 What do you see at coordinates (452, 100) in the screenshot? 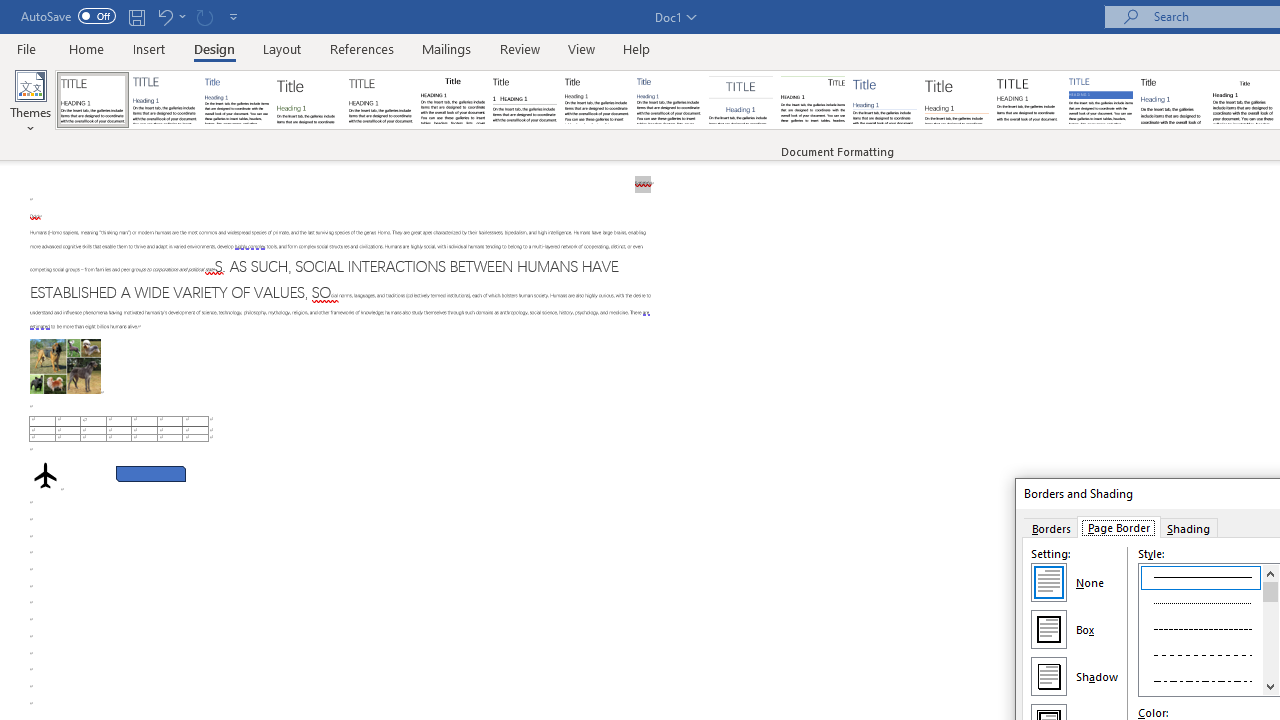
I see `'Black & White (Classic)'` at bounding box center [452, 100].